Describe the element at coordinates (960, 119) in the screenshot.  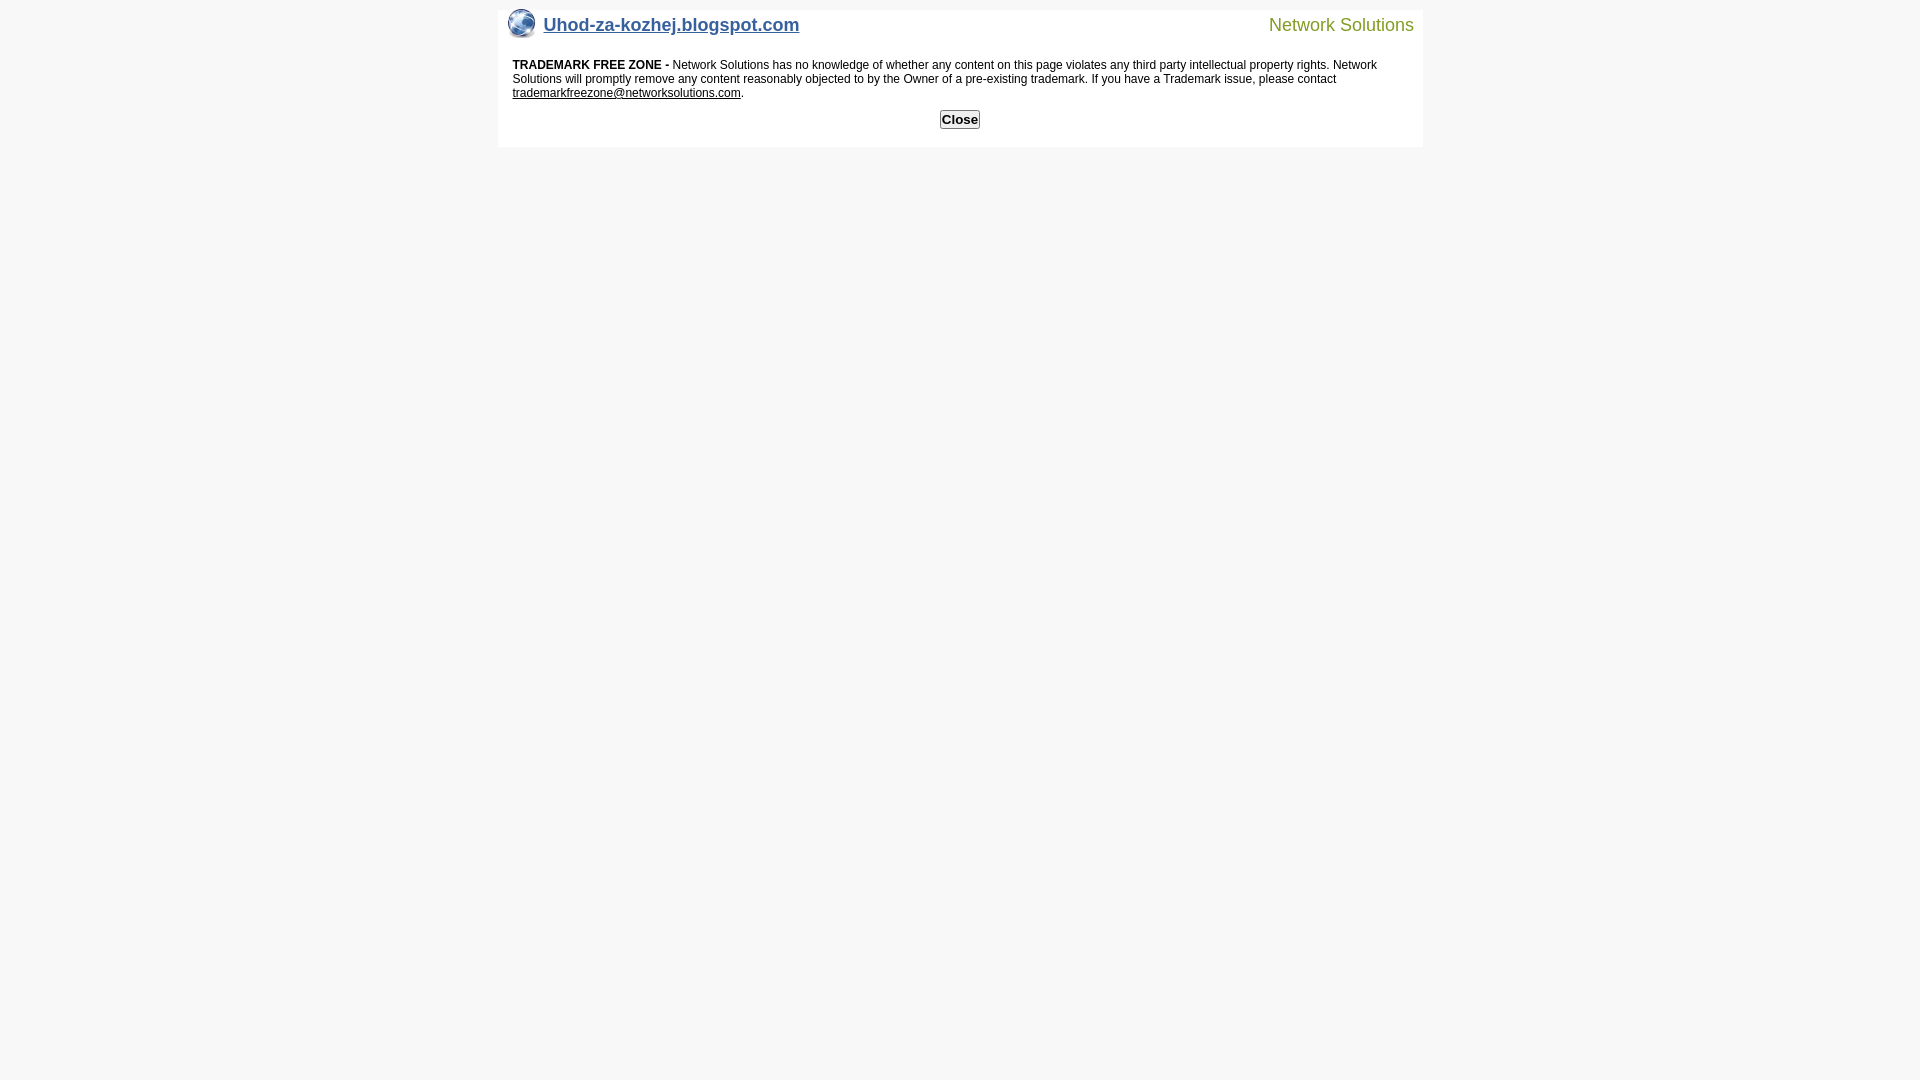
I see `'Close'` at that location.